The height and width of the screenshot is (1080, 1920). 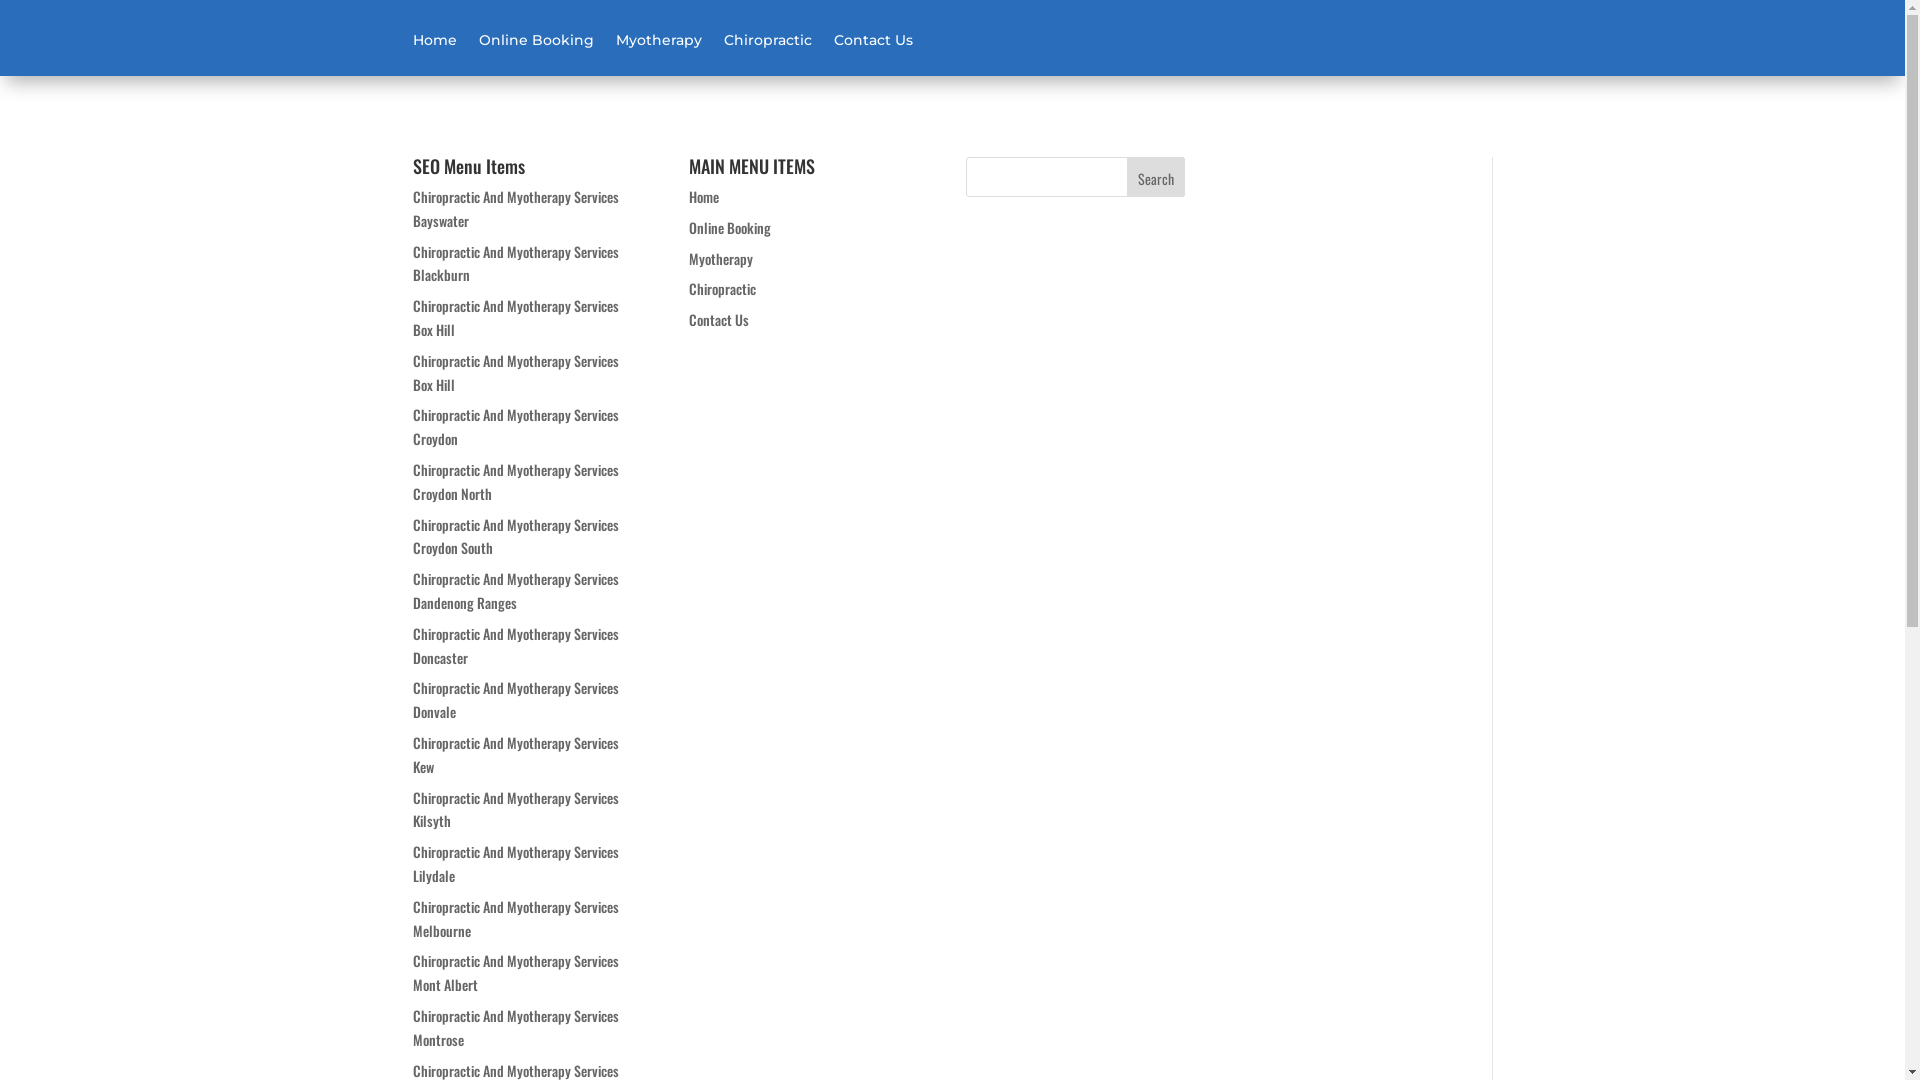 What do you see at coordinates (514, 372) in the screenshot?
I see `'Chiropractic And Myotherapy Services Box Hill'` at bounding box center [514, 372].